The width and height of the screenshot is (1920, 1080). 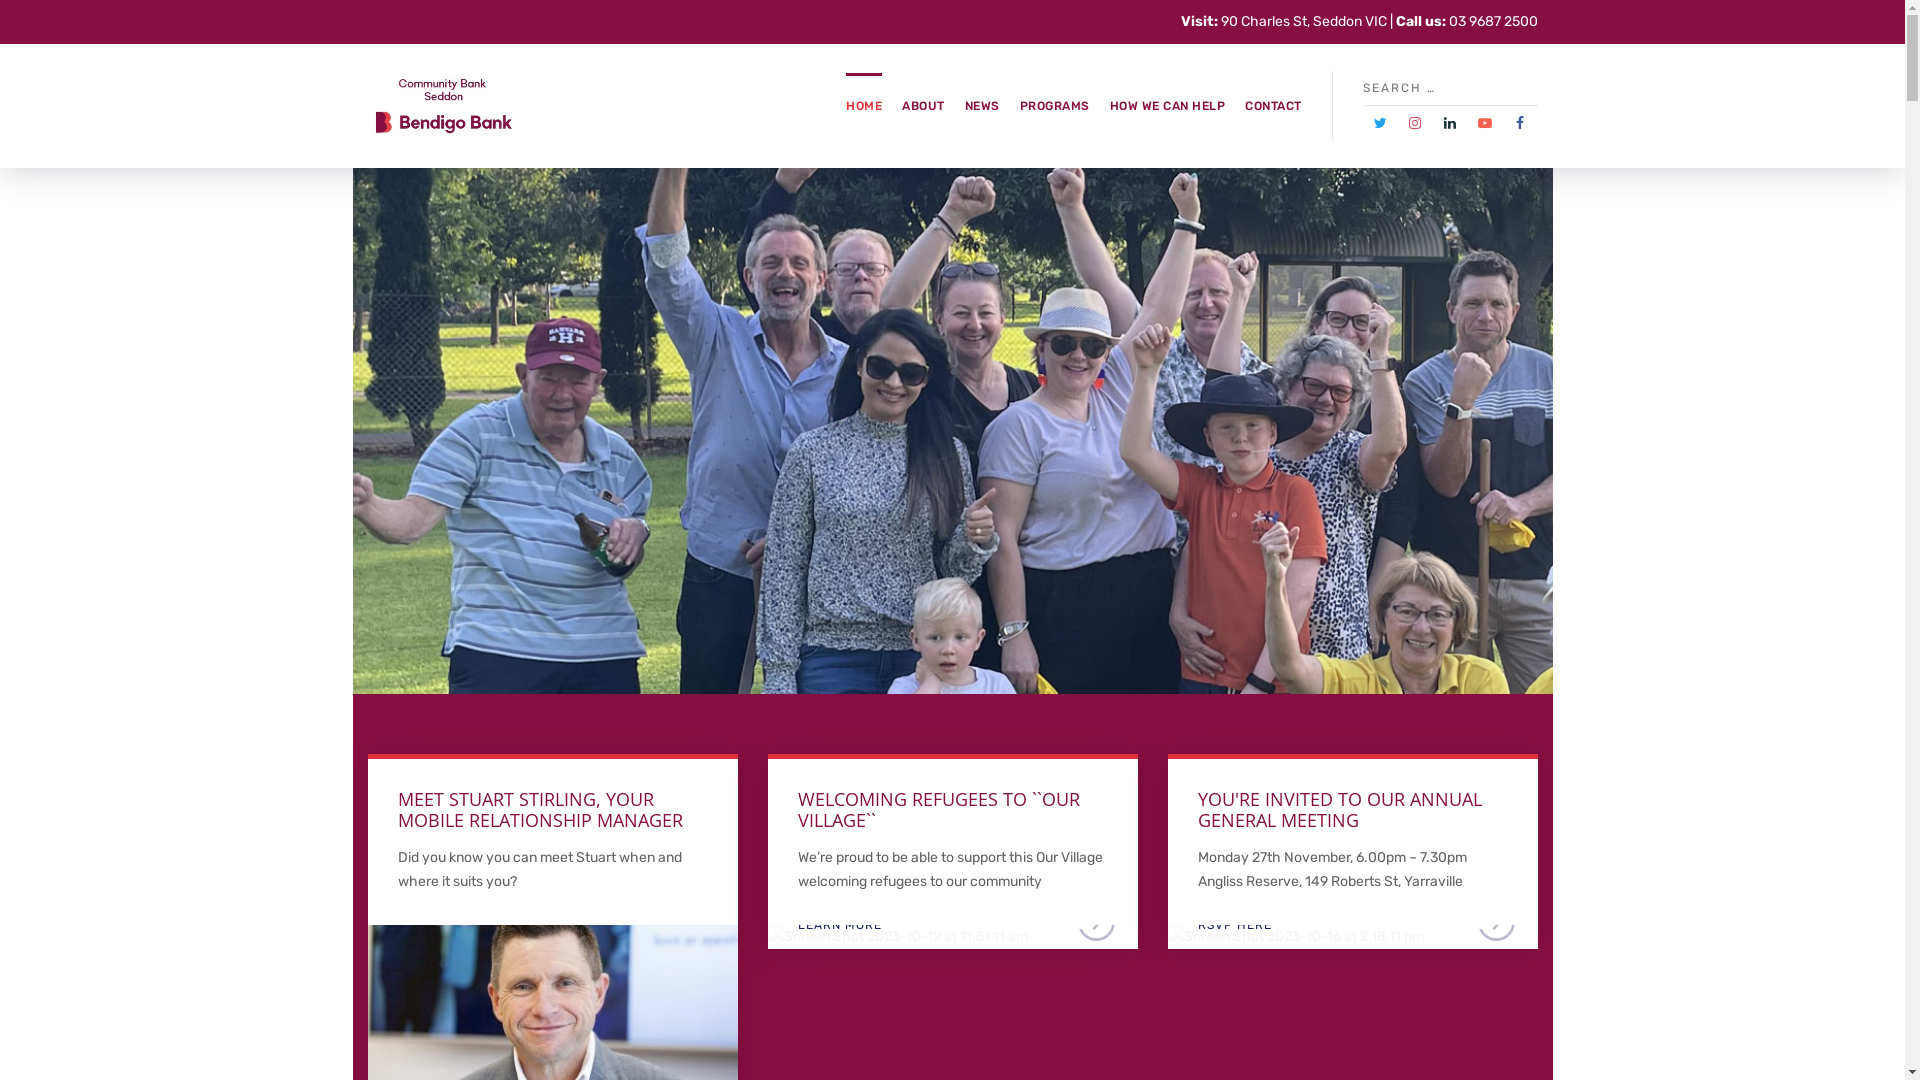 What do you see at coordinates (1812, 104) in the screenshot?
I see `'Search'` at bounding box center [1812, 104].